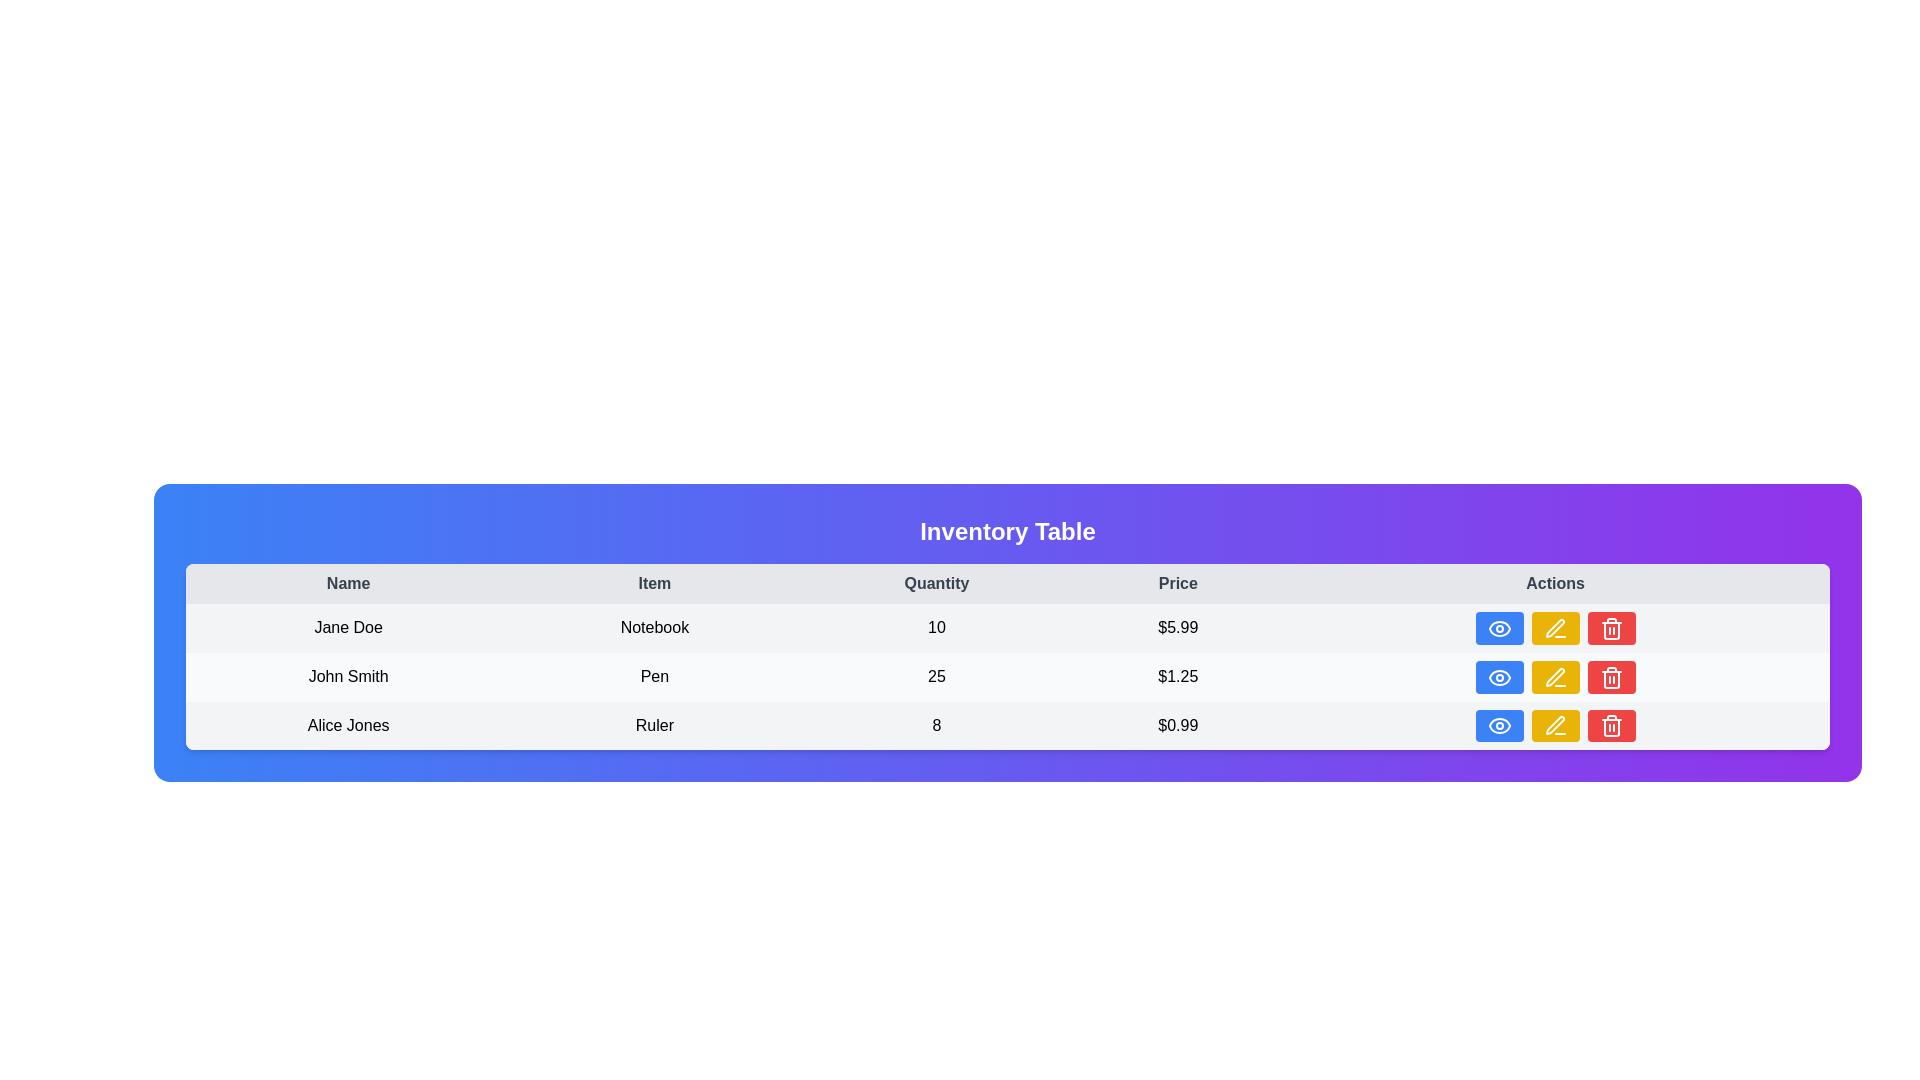  What do you see at coordinates (348, 583) in the screenshot?
I see `the 'Name' label` at bounding box center [348, 583].